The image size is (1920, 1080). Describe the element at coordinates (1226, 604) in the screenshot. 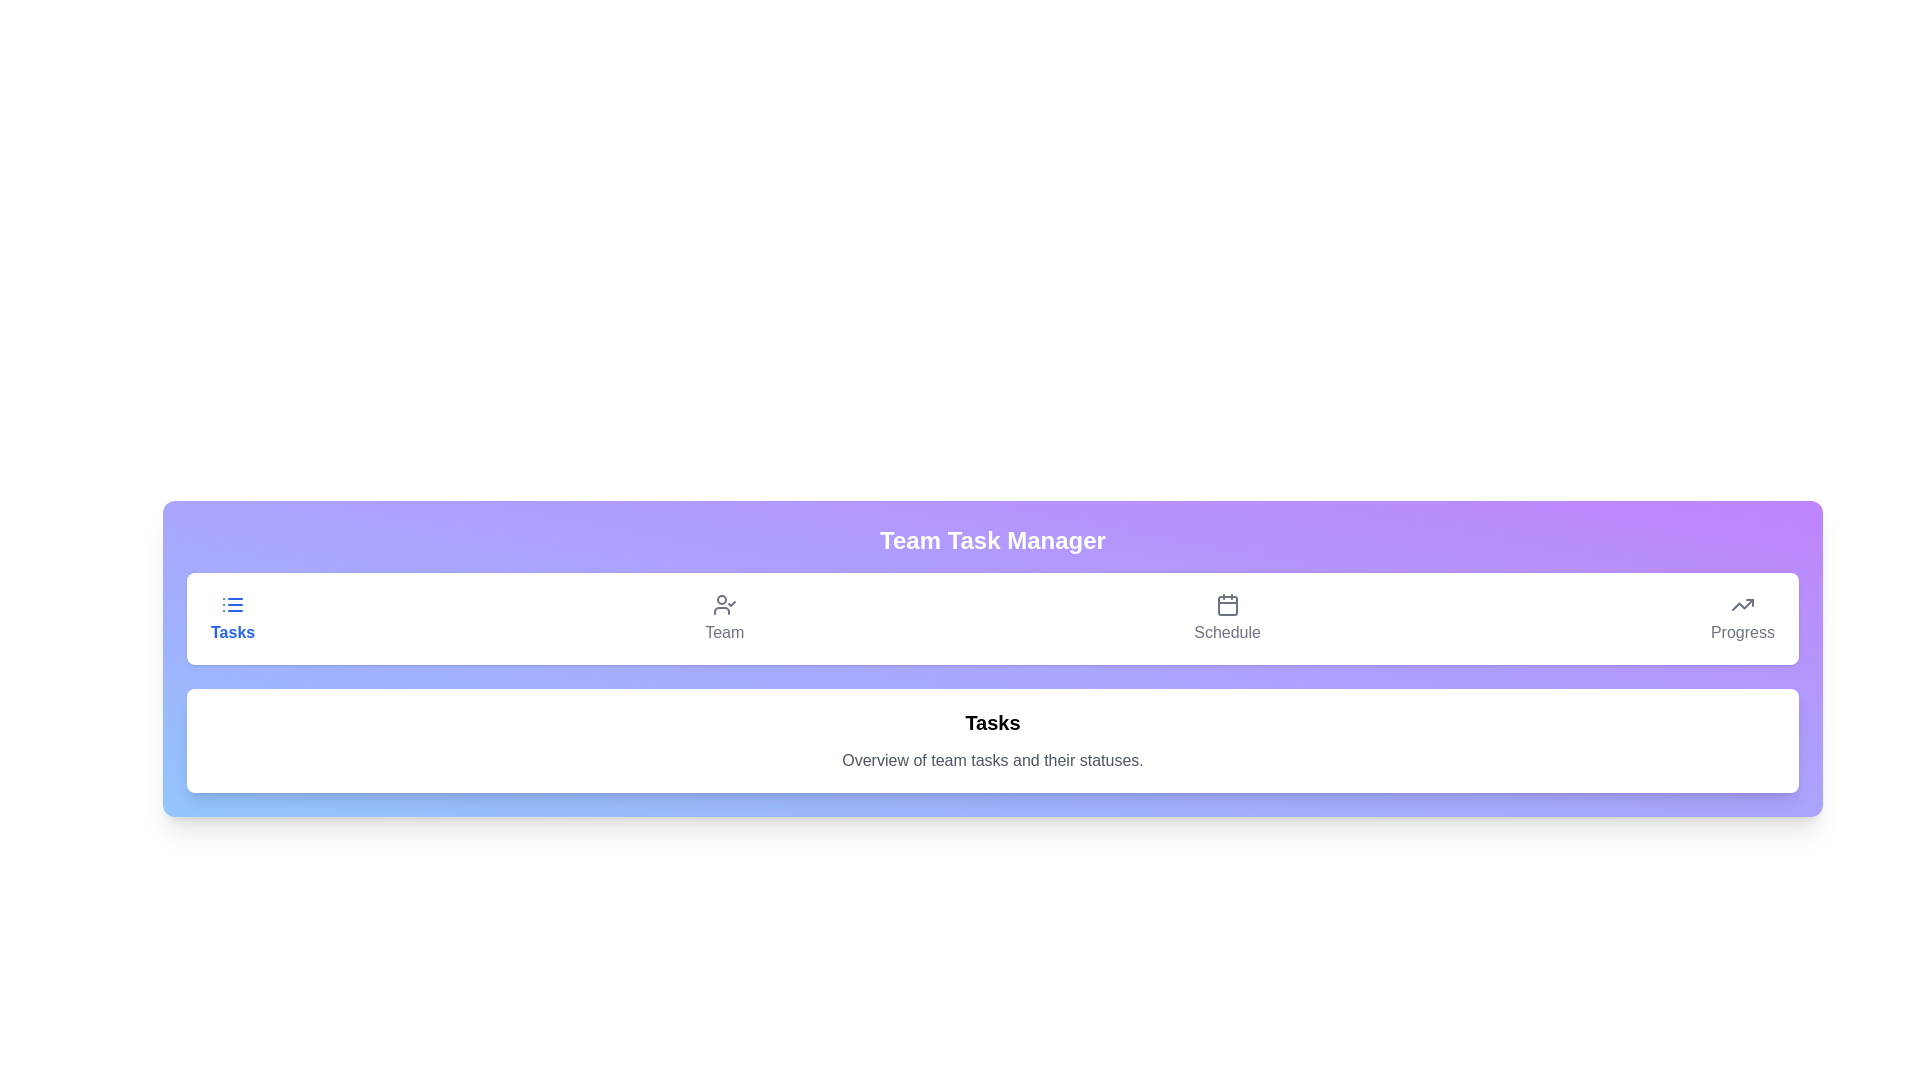

I see `the minimalist calendar icon located above the 'Schedule' text in the horizontal menu bar` at that location.